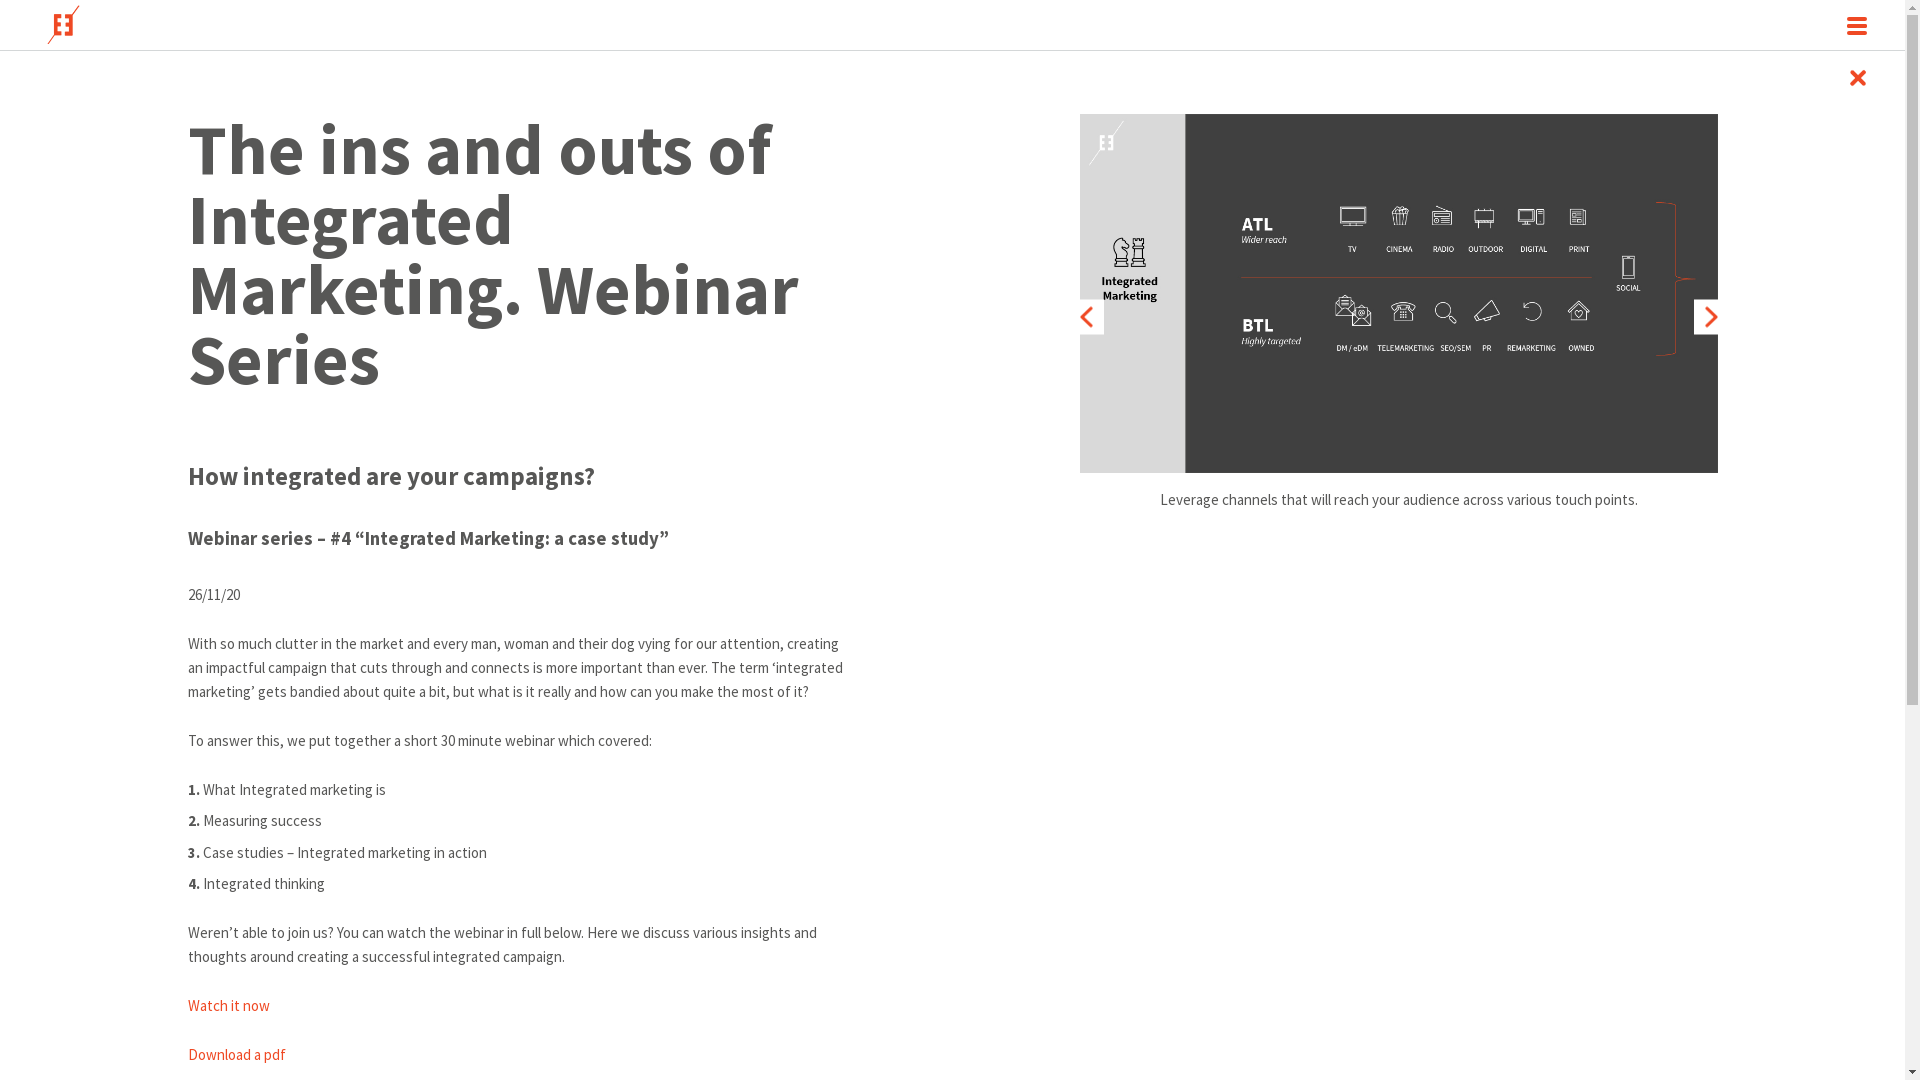  Describe the element at coordinates (1710, 315) in the screenshot. I see `'Next'` at that location.